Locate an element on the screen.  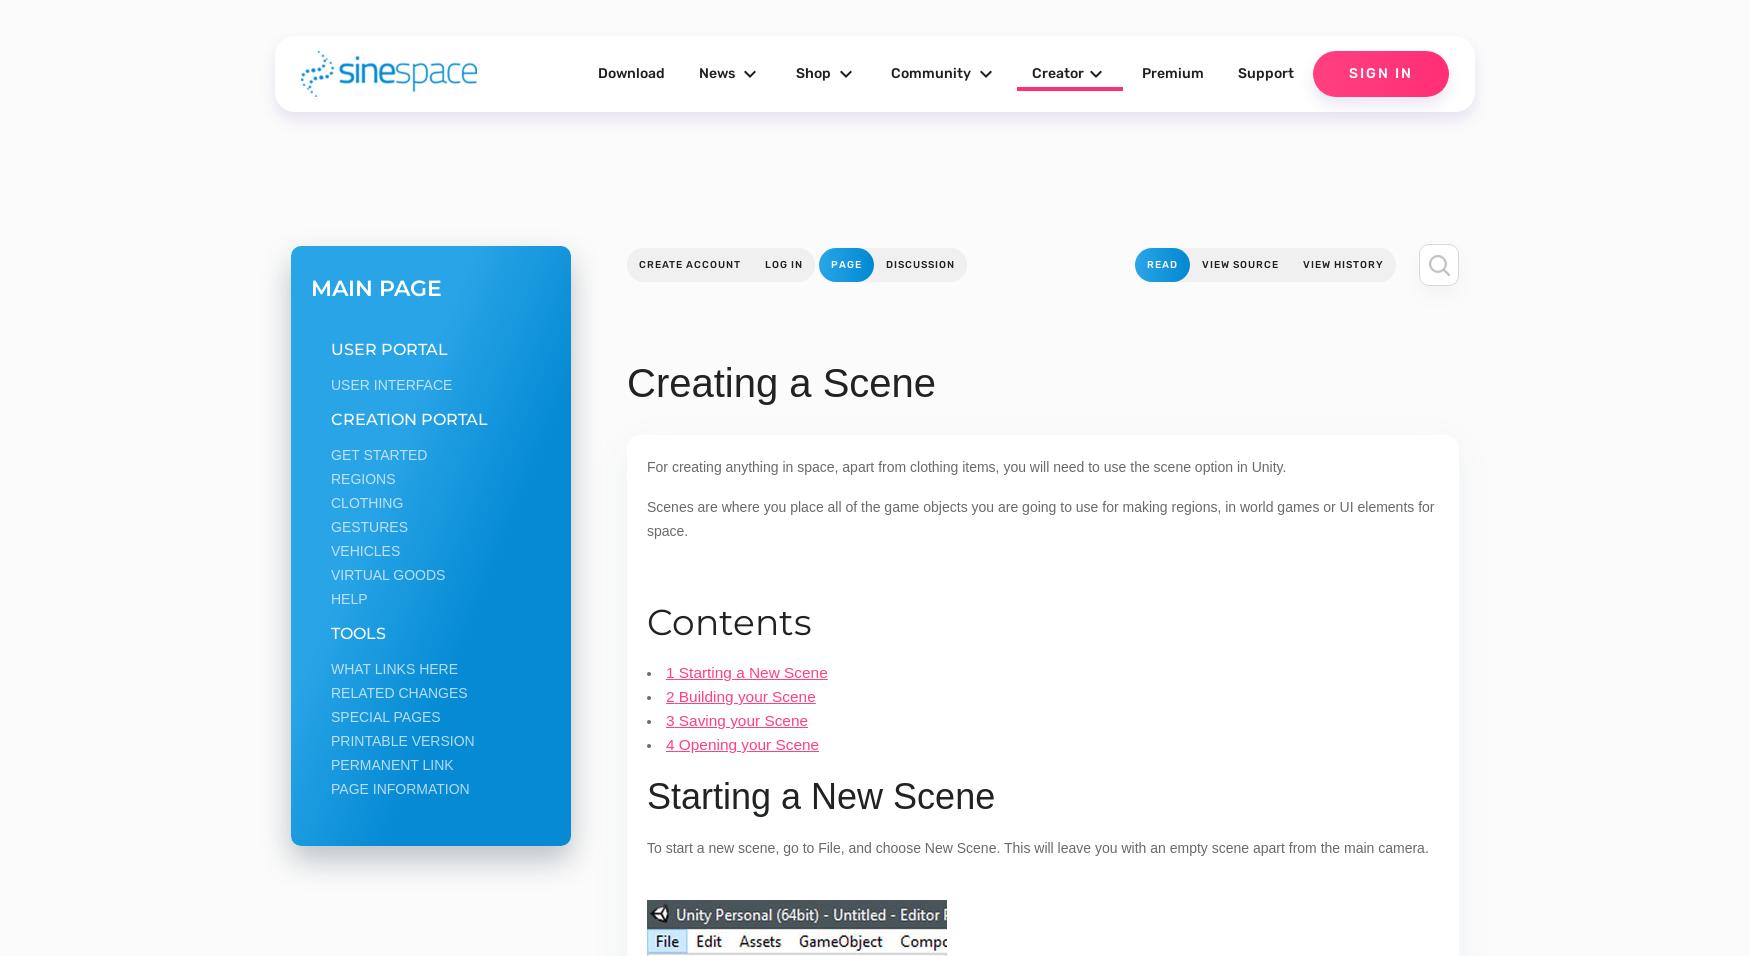
'3' is located at coordinates (669, 719).